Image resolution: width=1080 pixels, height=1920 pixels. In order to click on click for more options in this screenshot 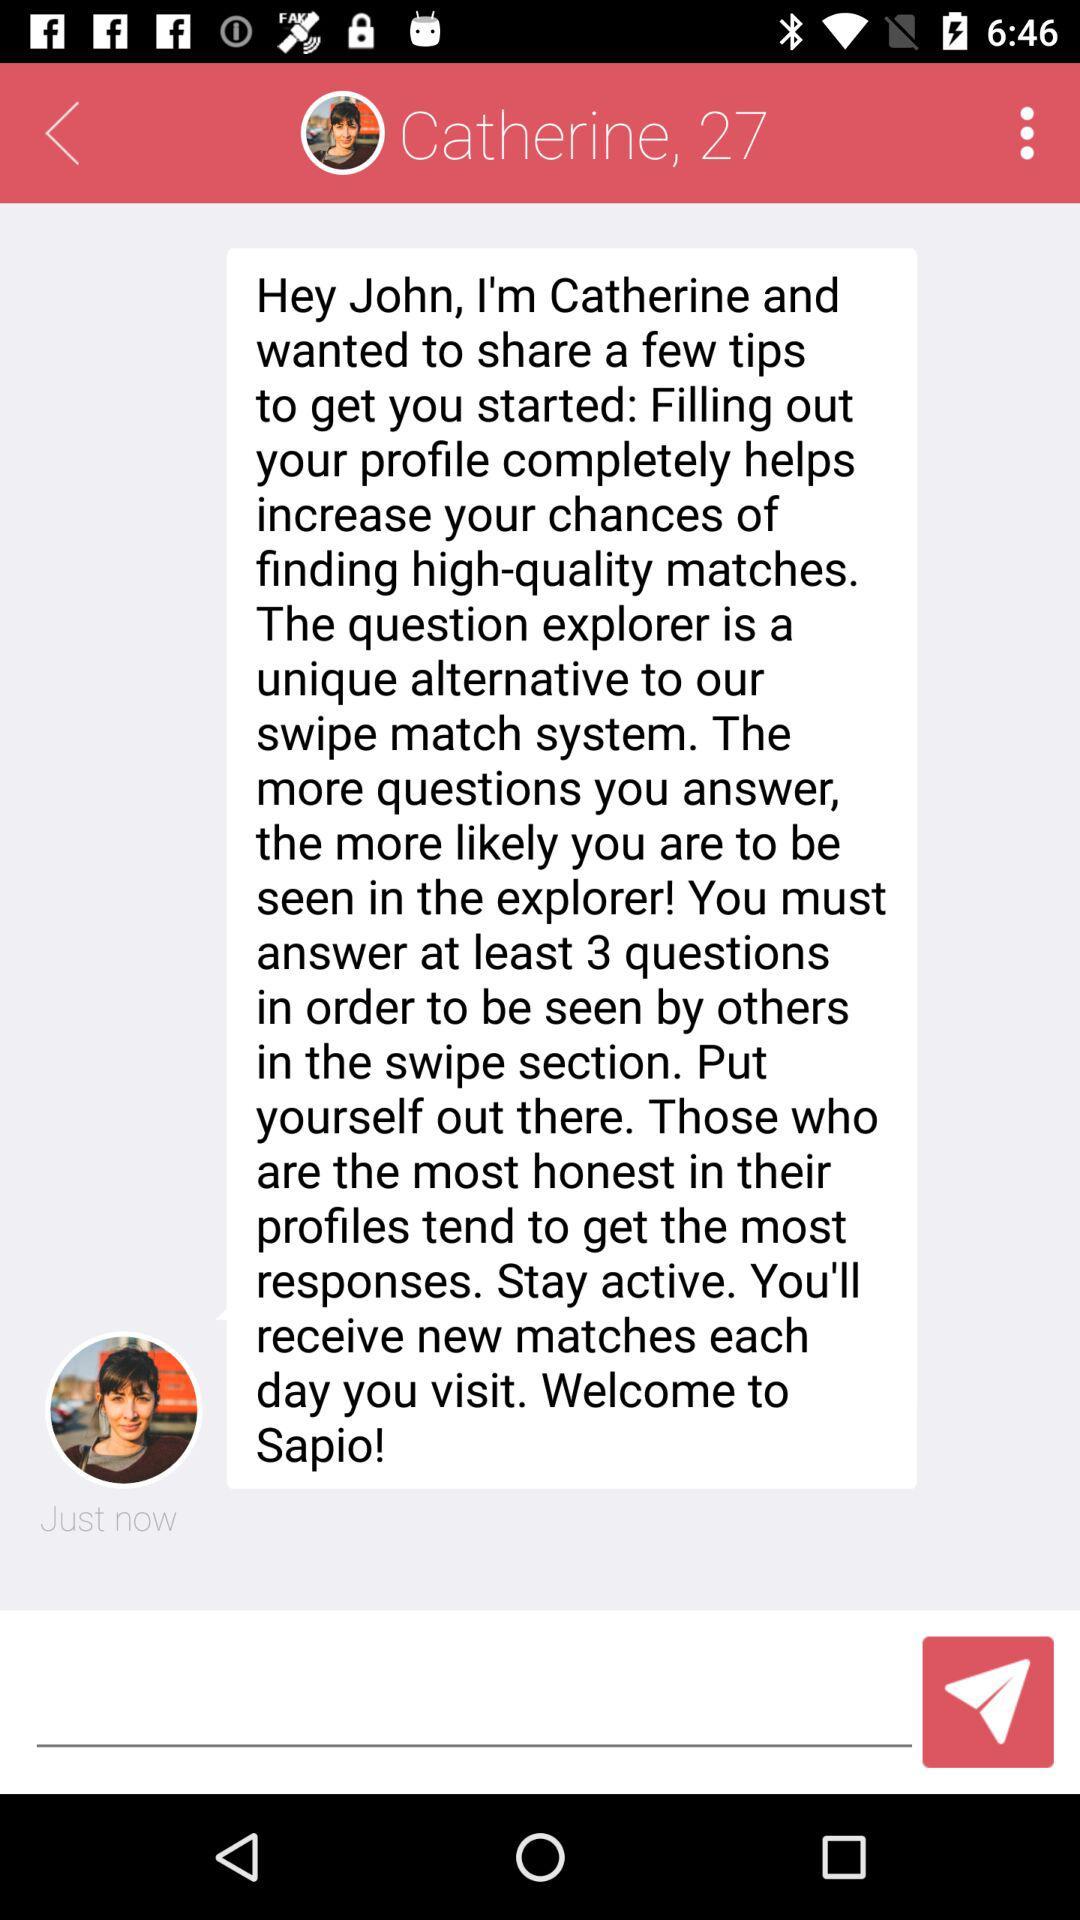, I will do `click(1027, 132)`.